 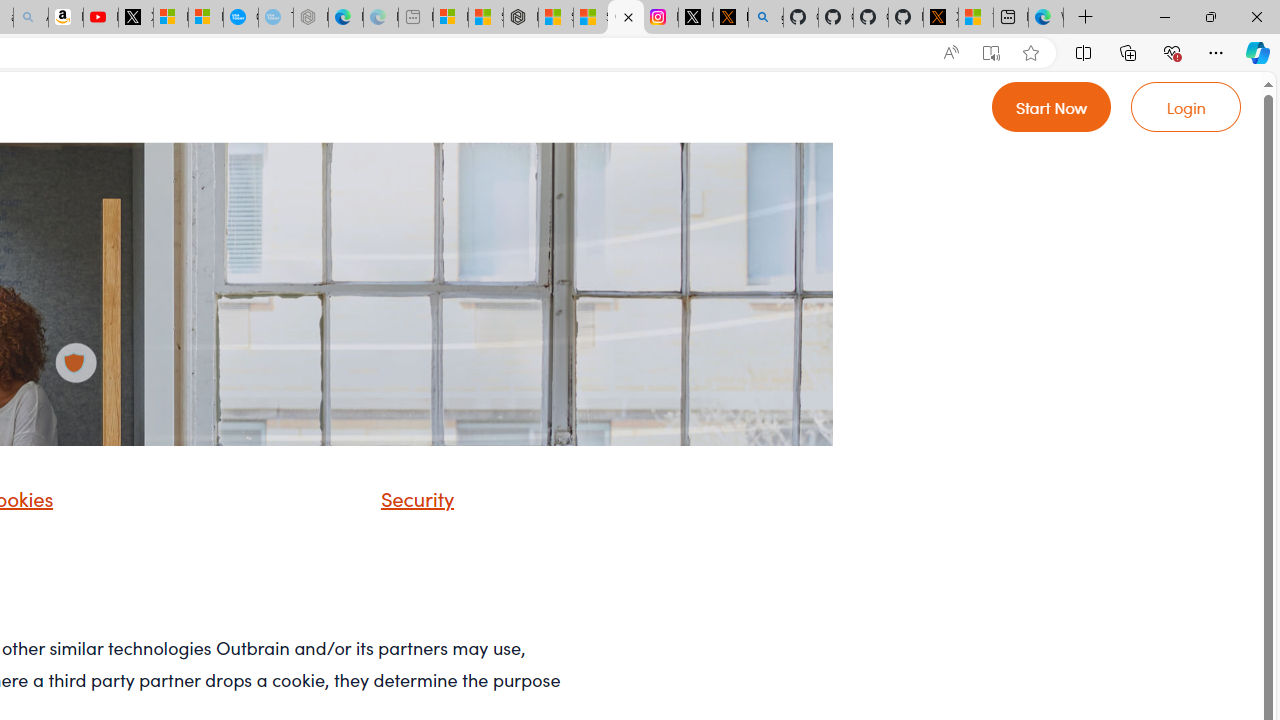 What do you see at coordinates (392, 504) in the screenshot?
I see `'Security'` at bounding box center [392, 504].